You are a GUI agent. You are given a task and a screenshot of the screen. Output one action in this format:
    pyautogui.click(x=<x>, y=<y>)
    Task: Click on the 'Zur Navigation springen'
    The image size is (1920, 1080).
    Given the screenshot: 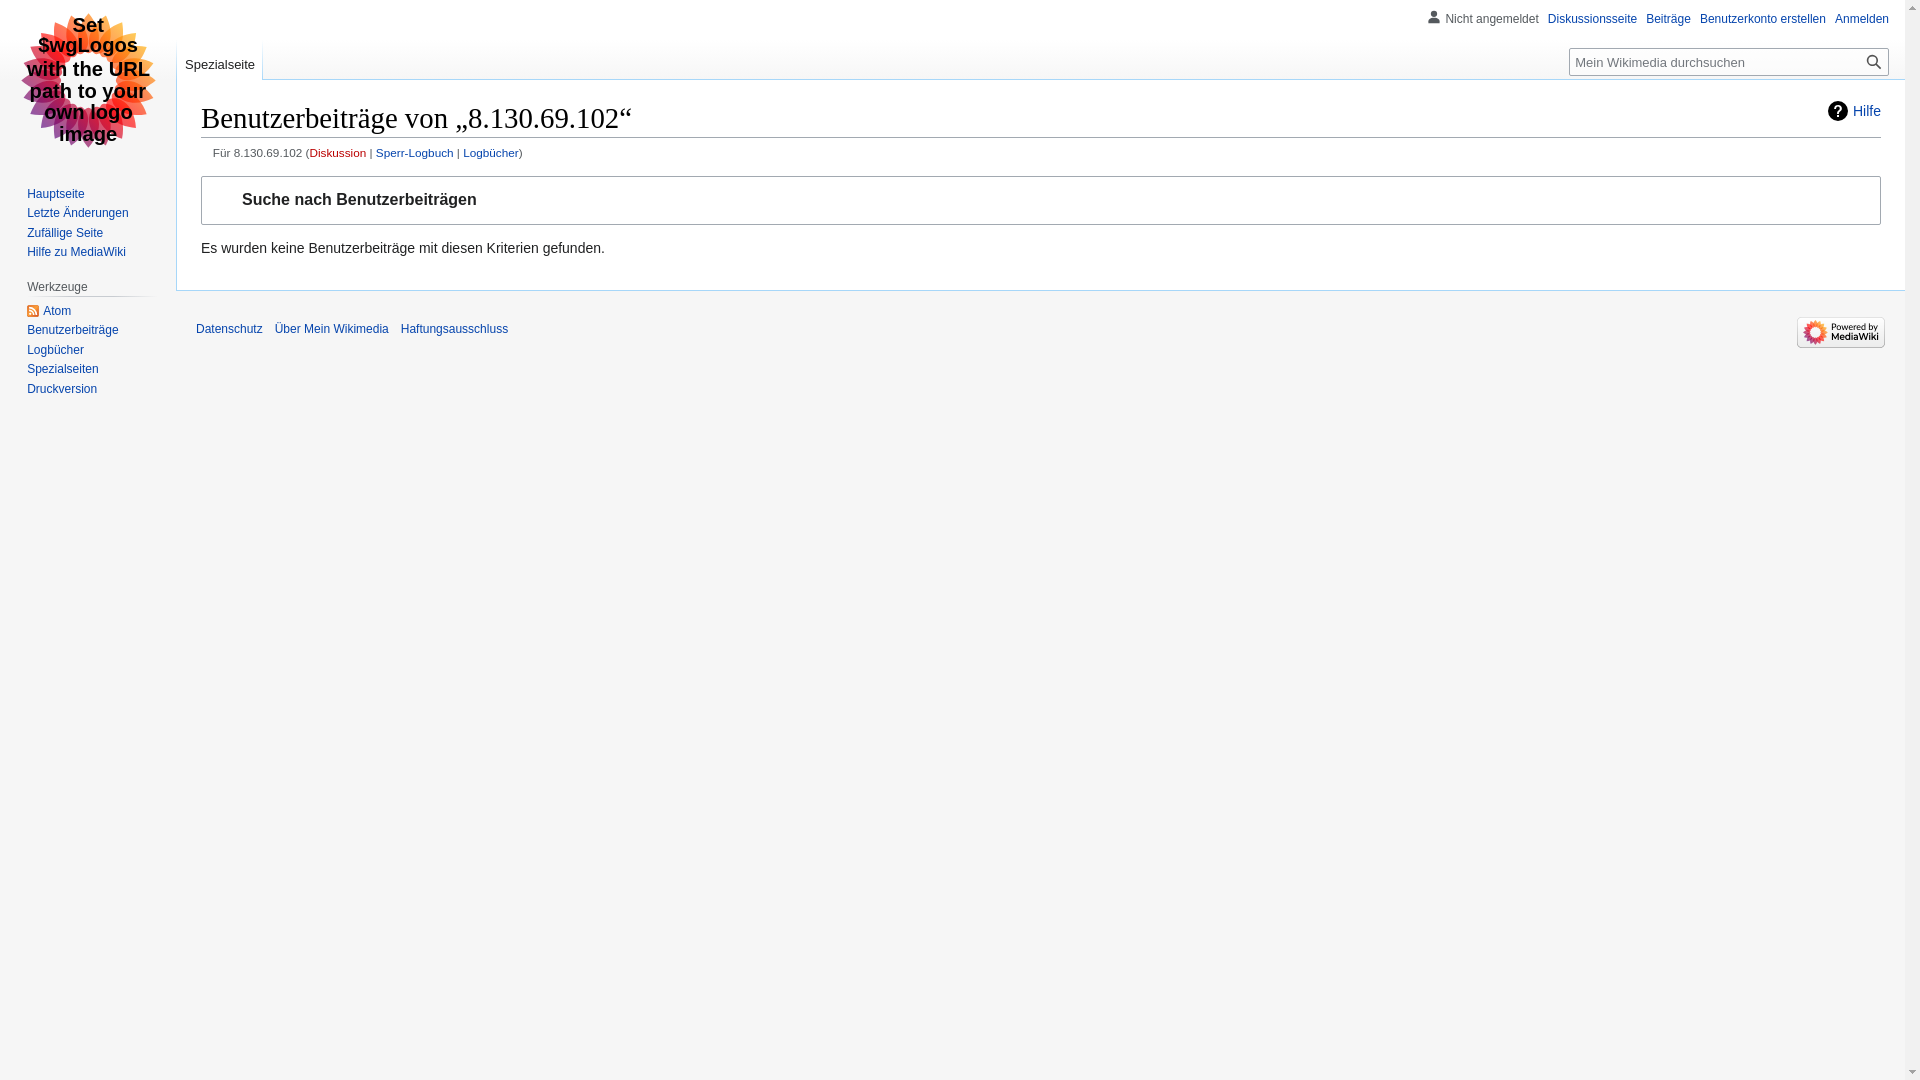 What is the action you would take?
    pyautogui.click(x=200, y=174)
    